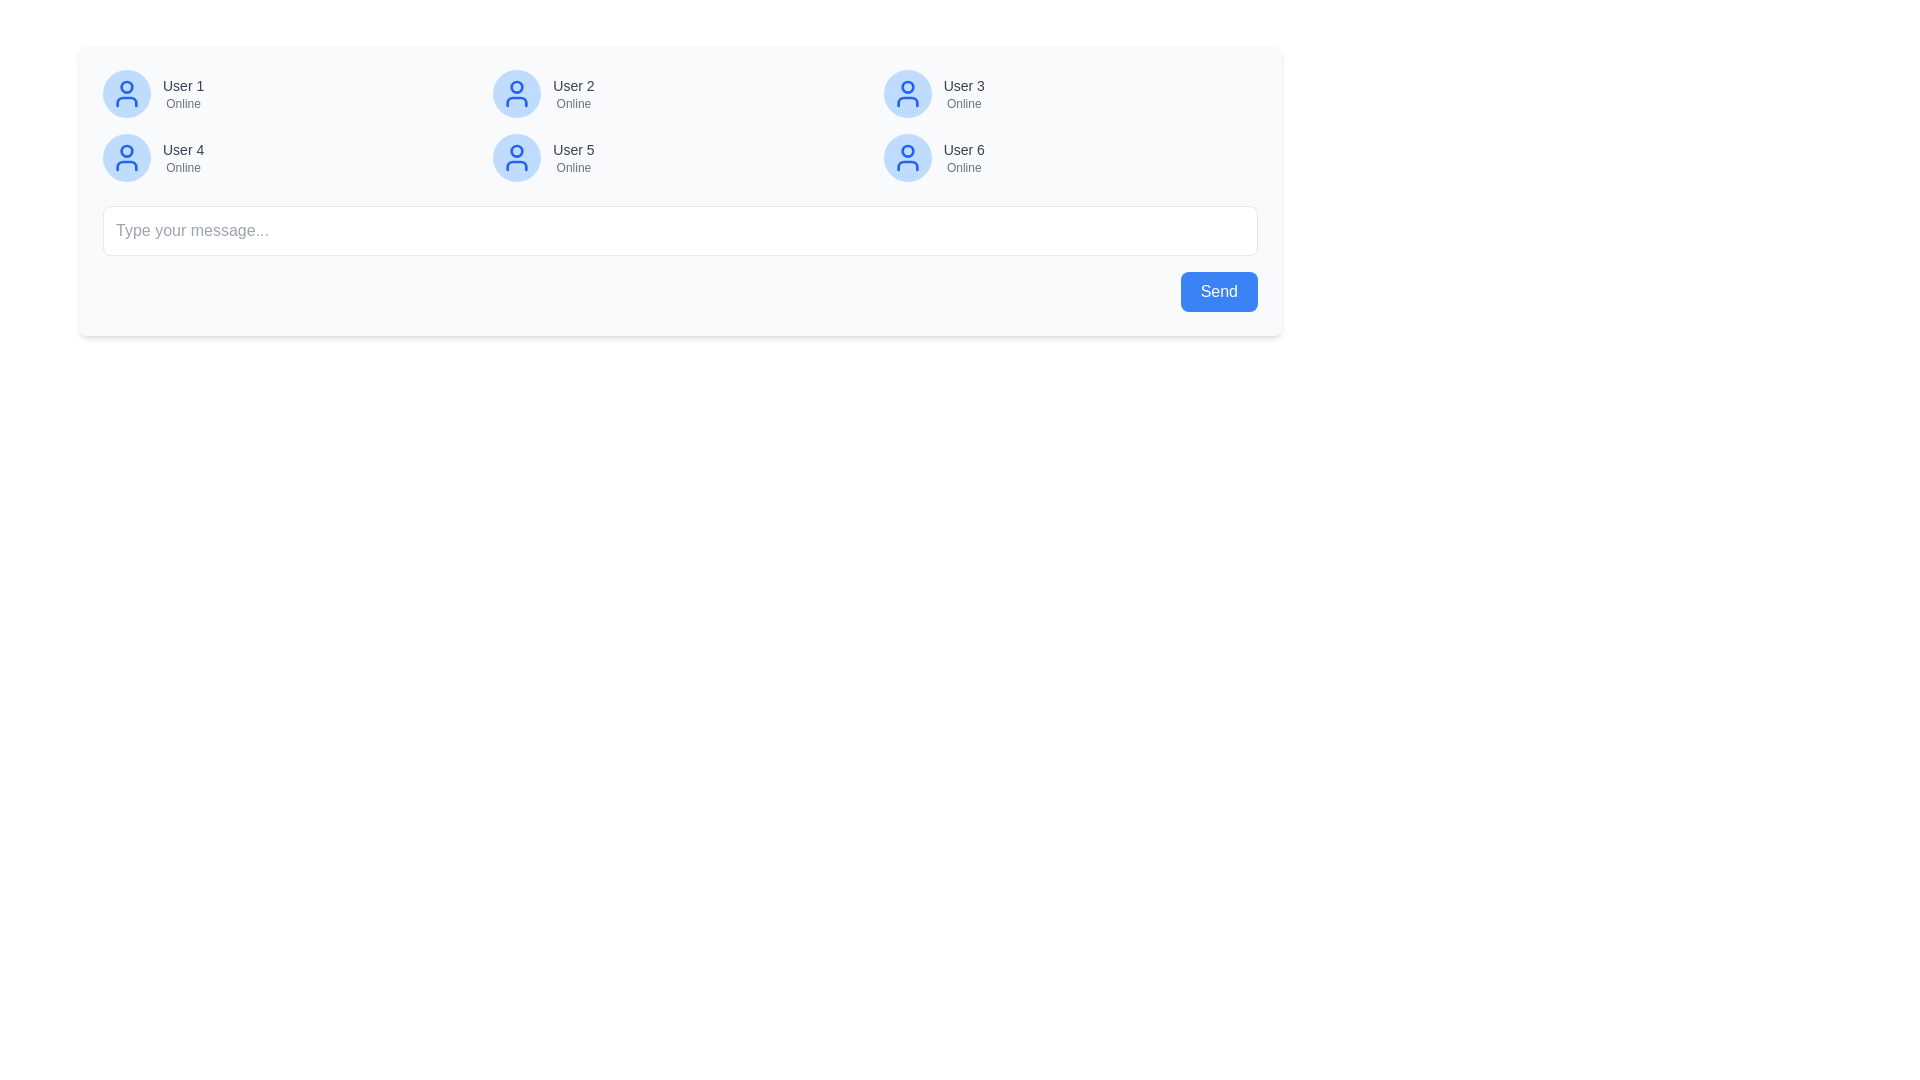 This screenshot has width=1920, height=1080. I want to click on the icon representing 'User 3 Online' located in the third column, second row of the user status grid, so click(906, 93).